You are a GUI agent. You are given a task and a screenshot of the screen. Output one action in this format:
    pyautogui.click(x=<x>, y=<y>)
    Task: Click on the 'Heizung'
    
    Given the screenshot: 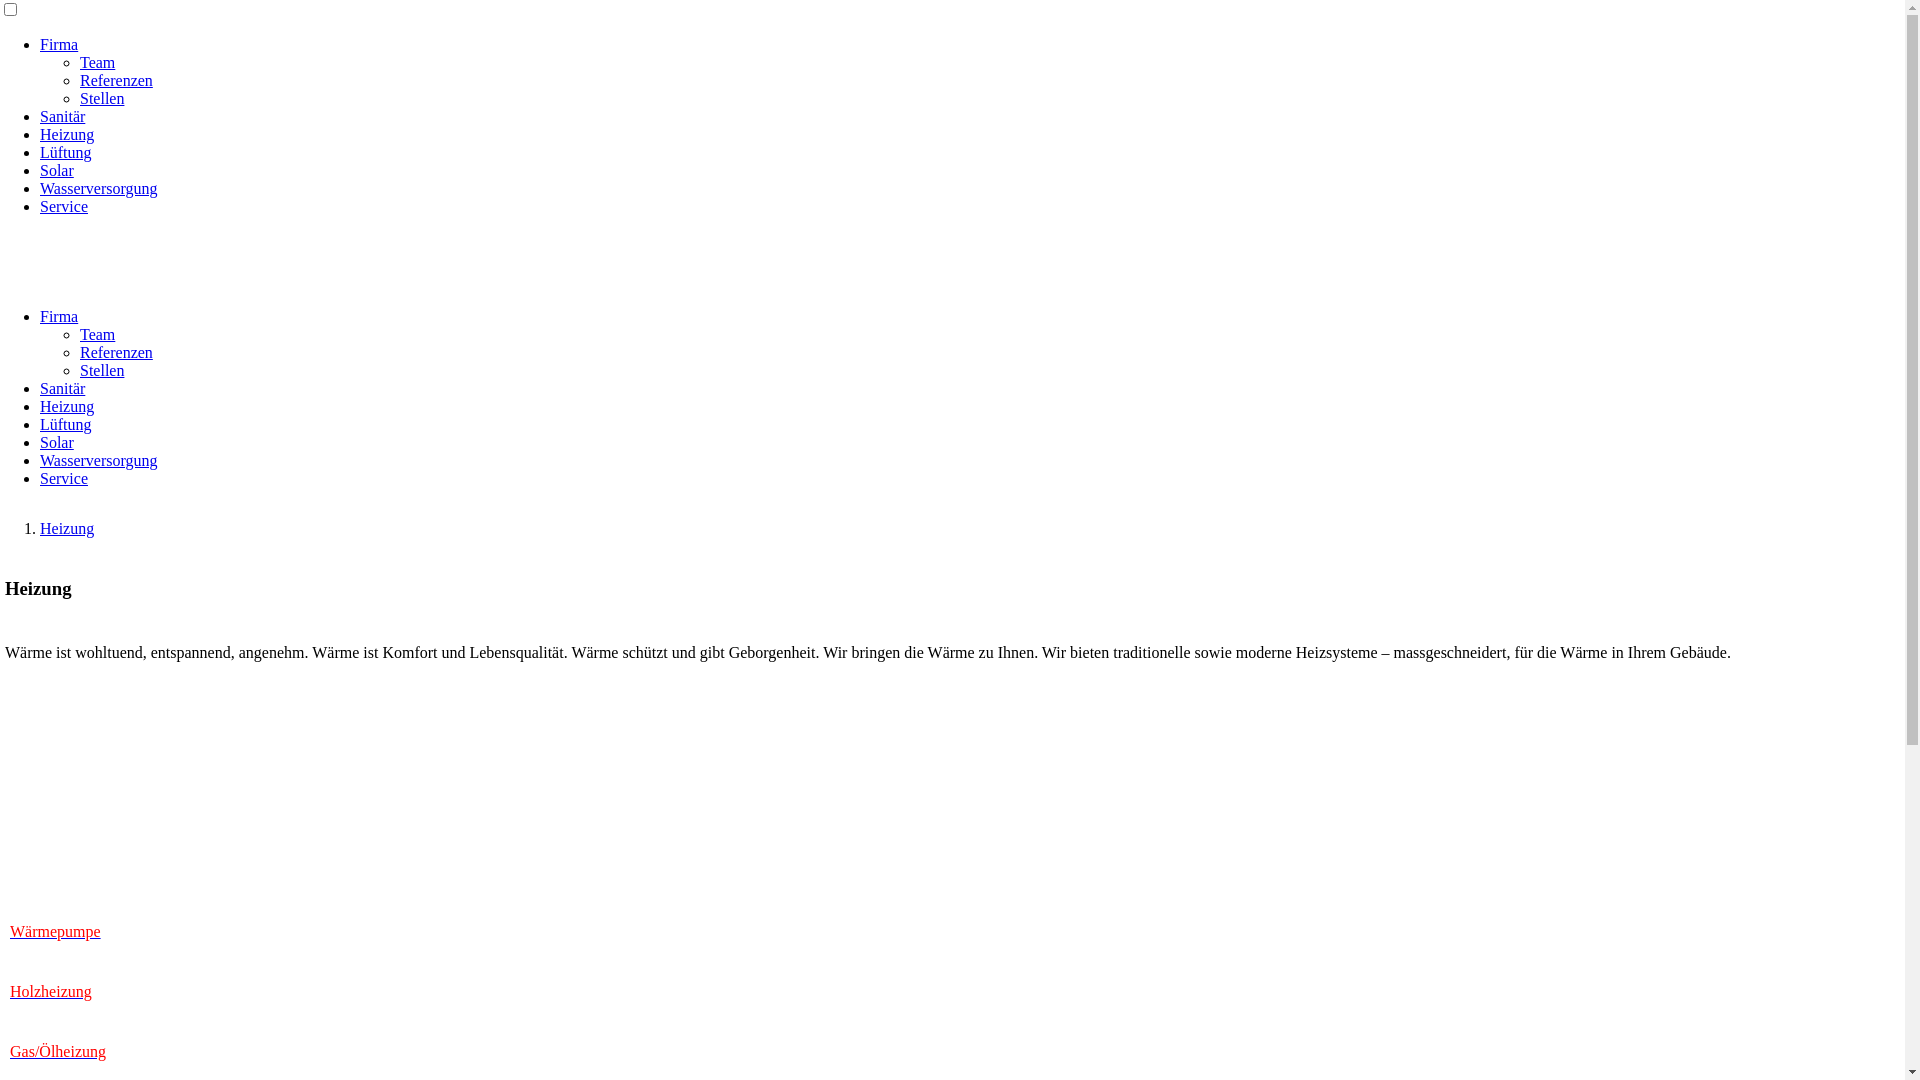 What is the action you would take?
    pyautogui.click(x=67, y=527)
    